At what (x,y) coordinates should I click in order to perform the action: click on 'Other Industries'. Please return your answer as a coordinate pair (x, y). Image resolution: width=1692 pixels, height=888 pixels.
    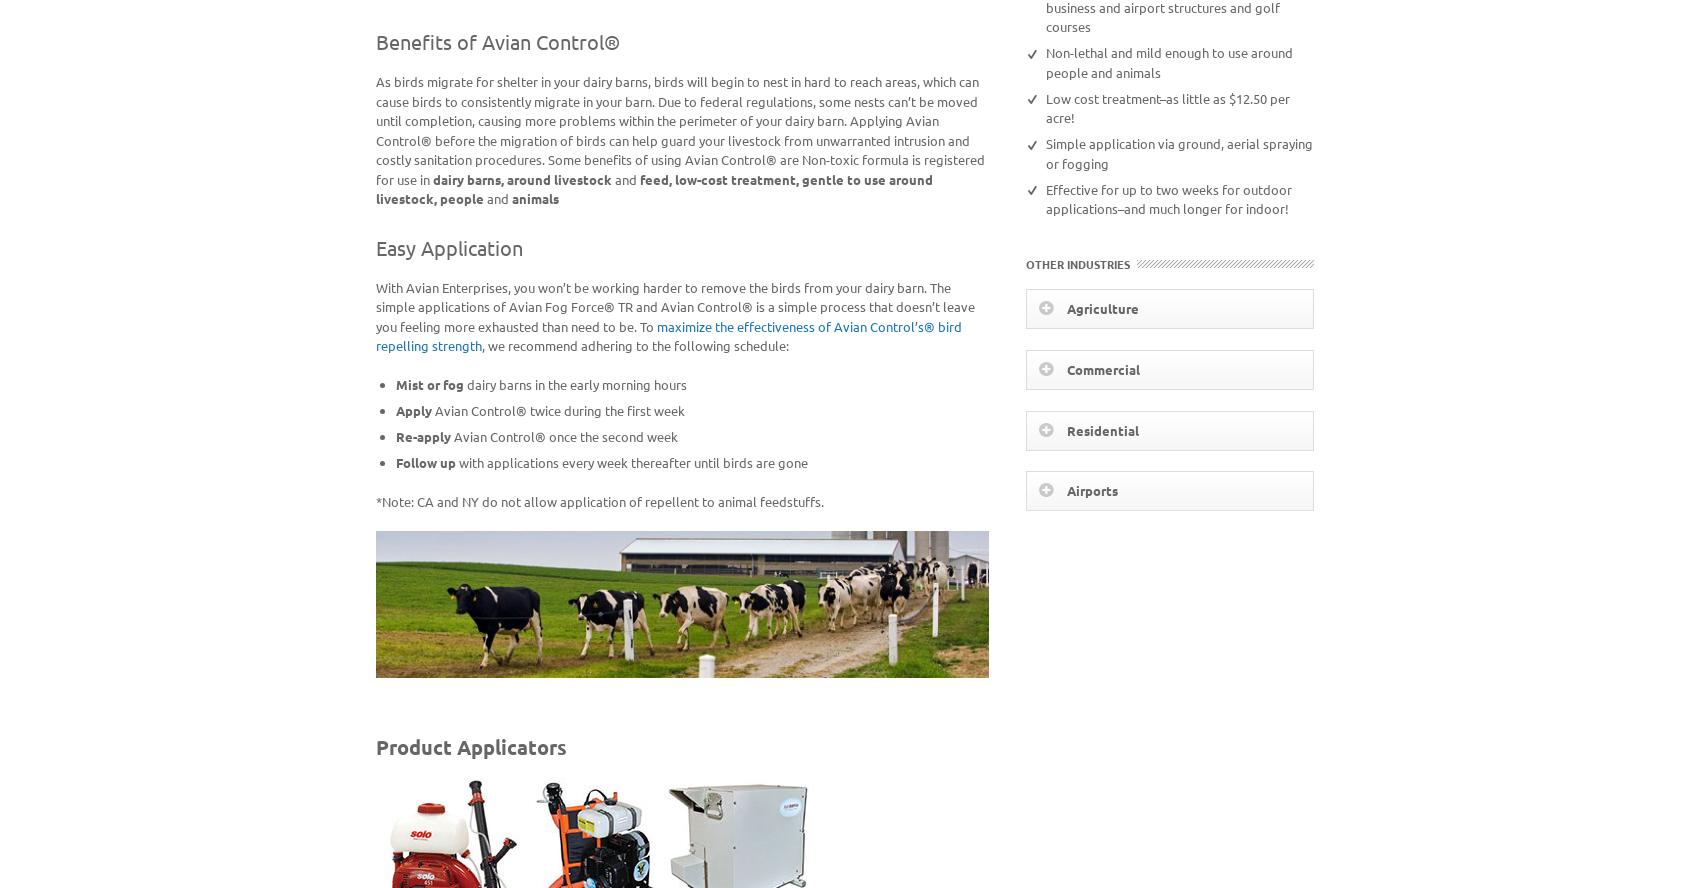
    Looking at the image, I should click on (1025, 263).